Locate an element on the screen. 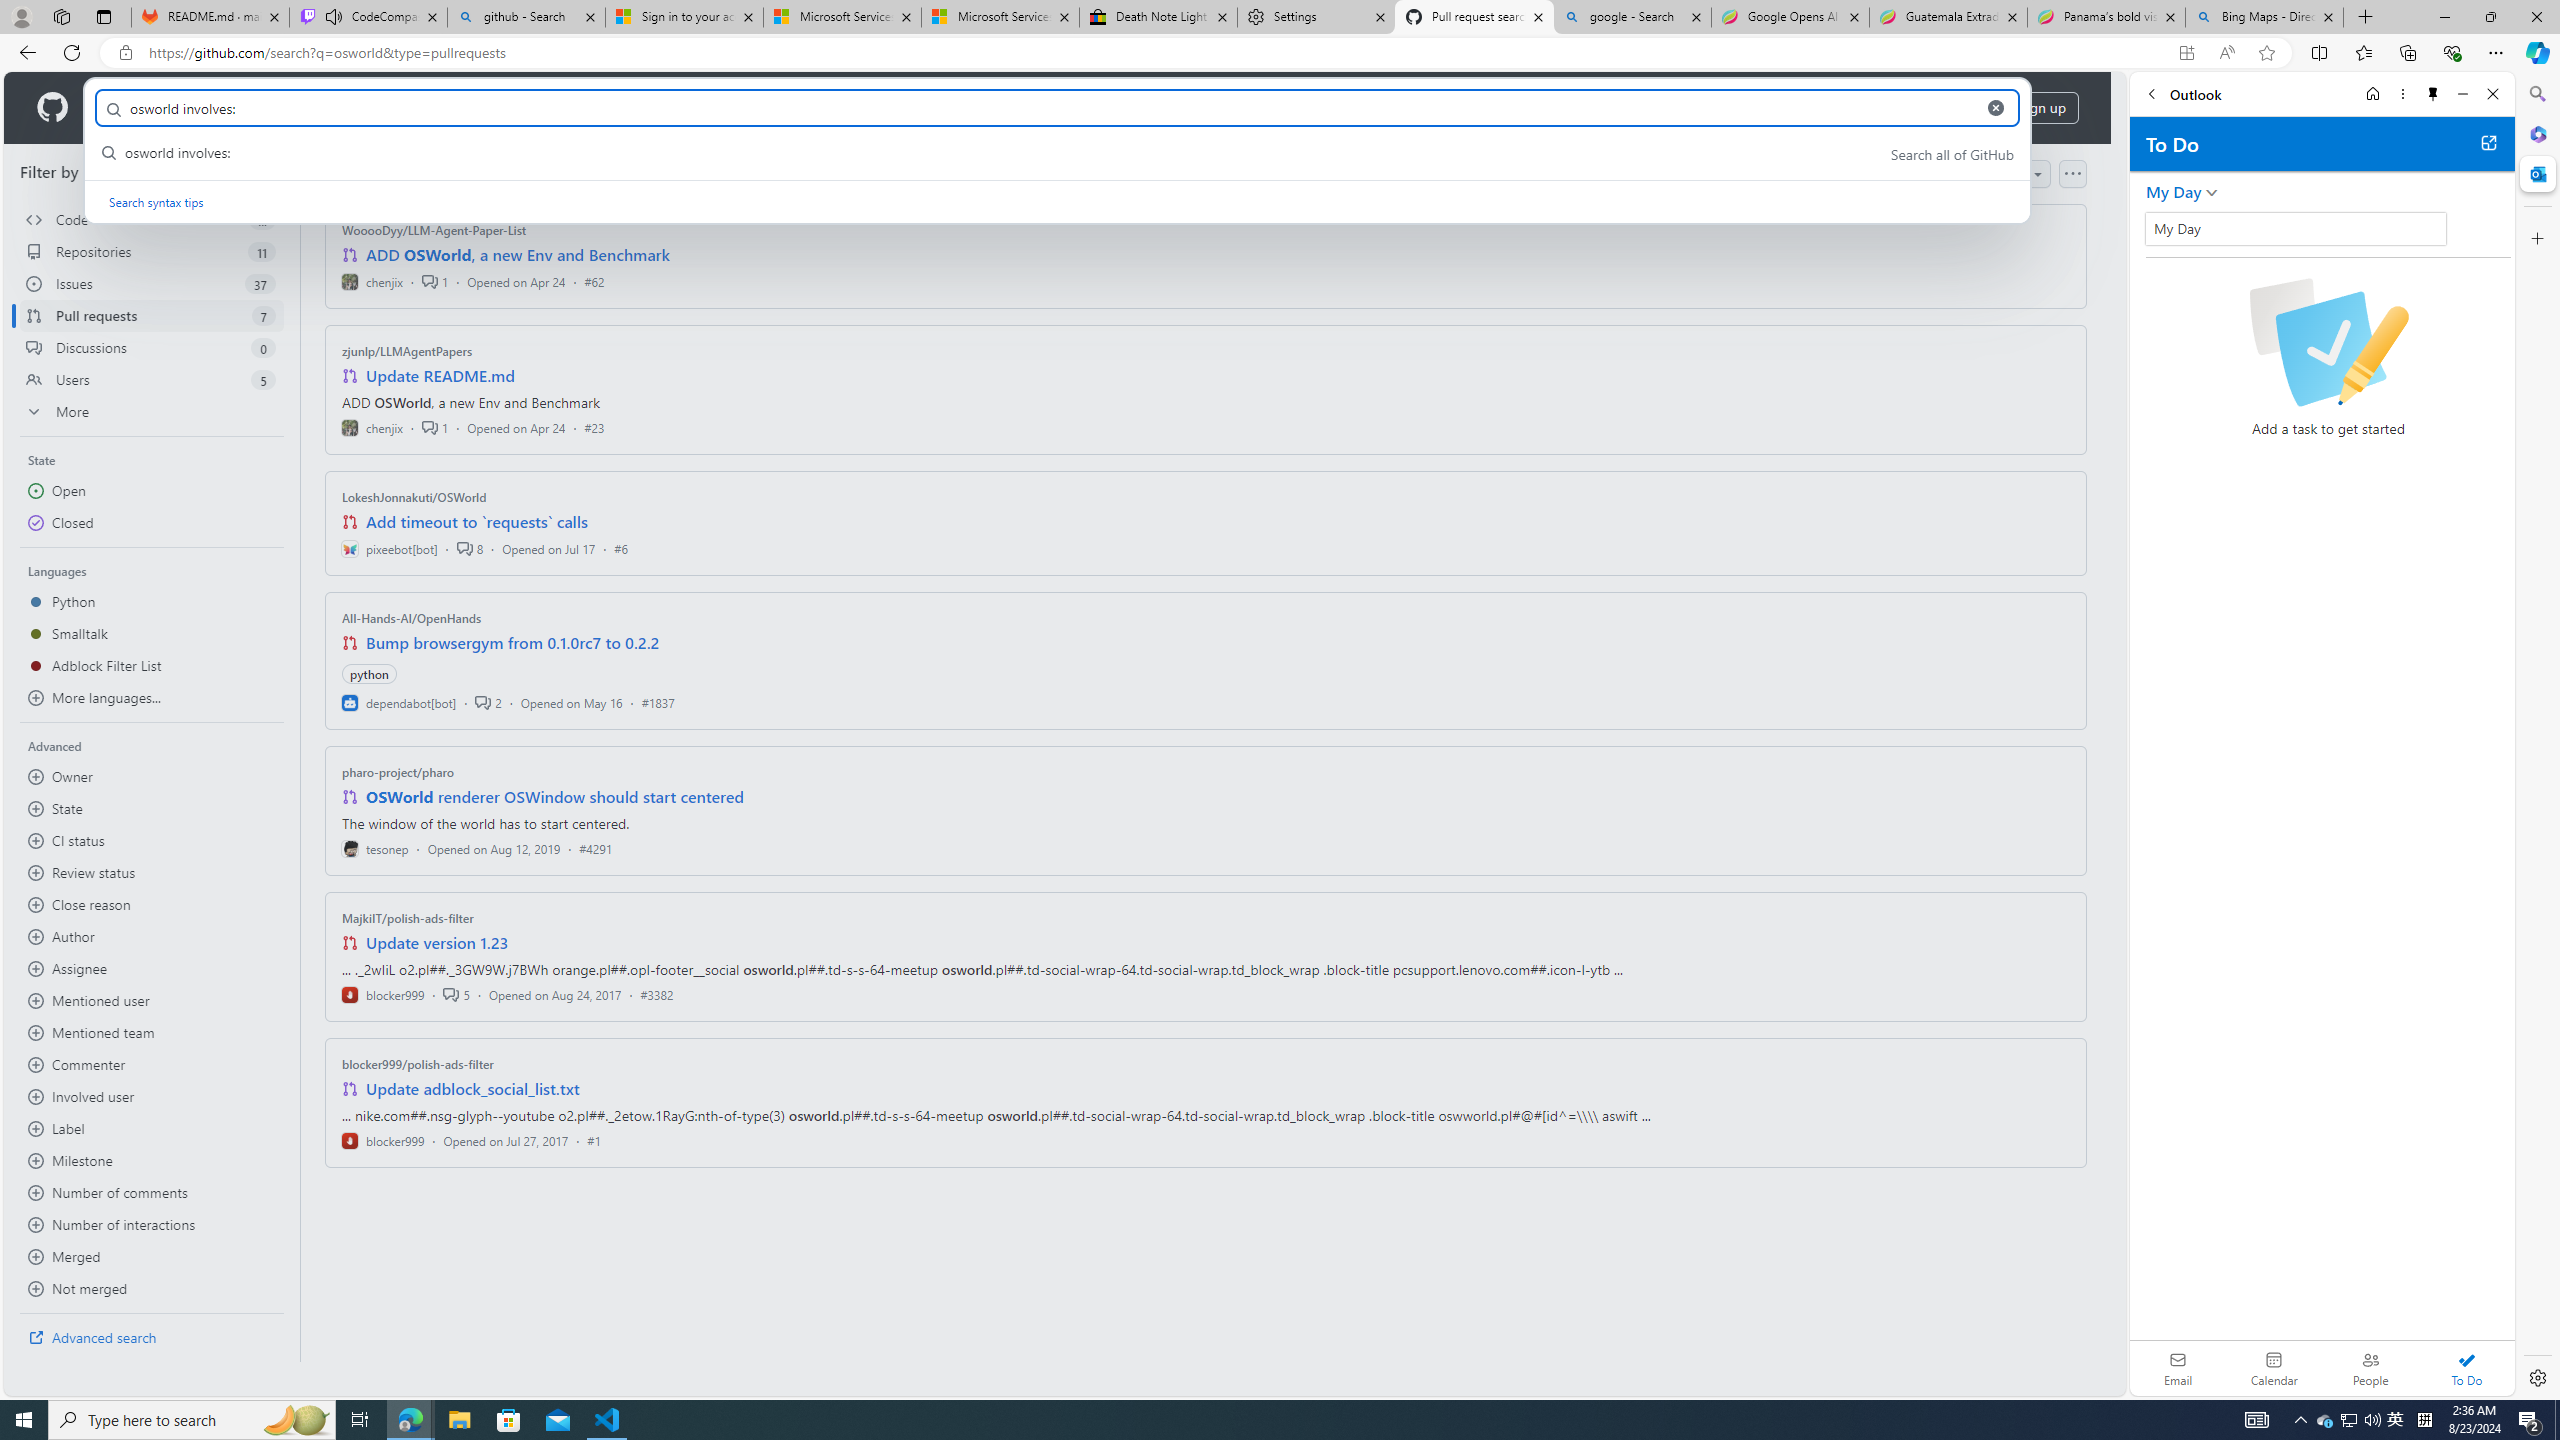 The image size is (2560, 1440). '8' is located at coordinates (468, 547).